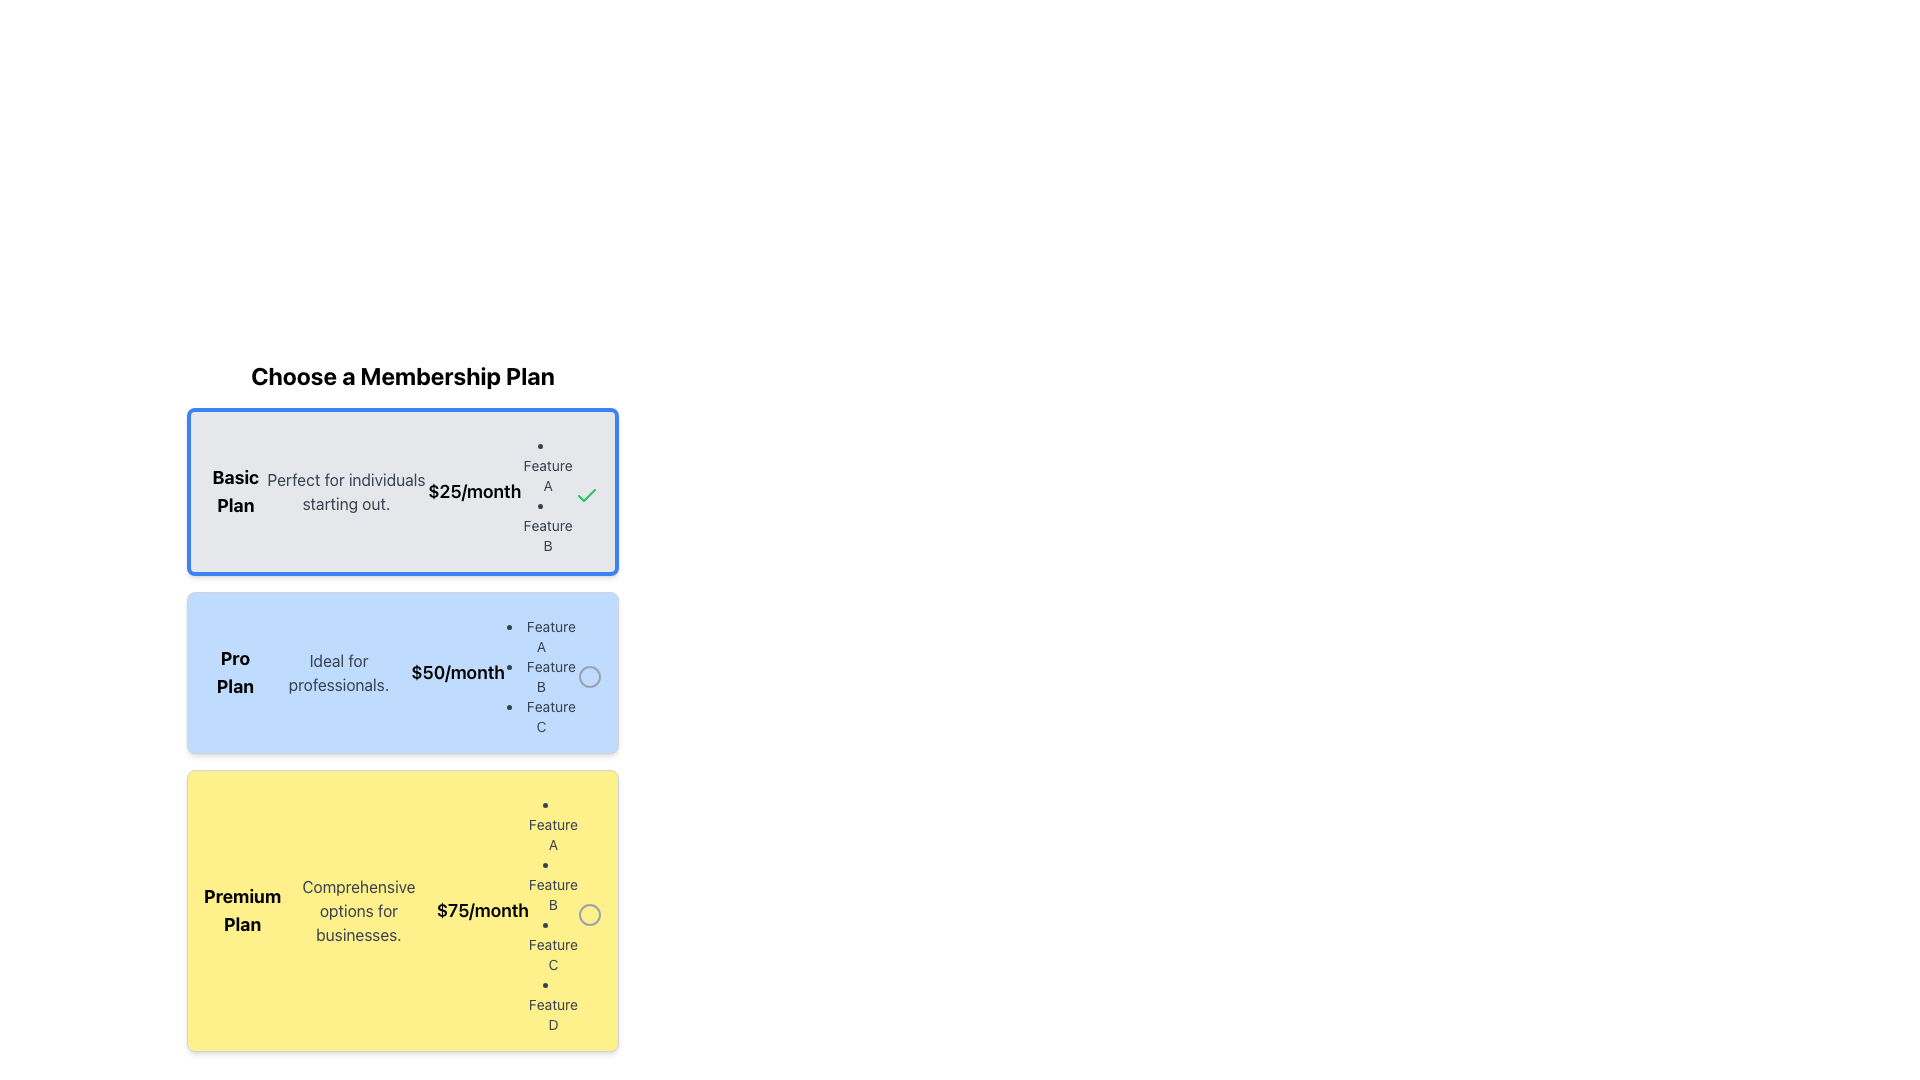 The width and height of the screenshot is (1920, 1080). I want to click on text label displaying the monthly cost of the 'Basic Plan', which is located in the third column of the membership options grid, so click(473, 492).